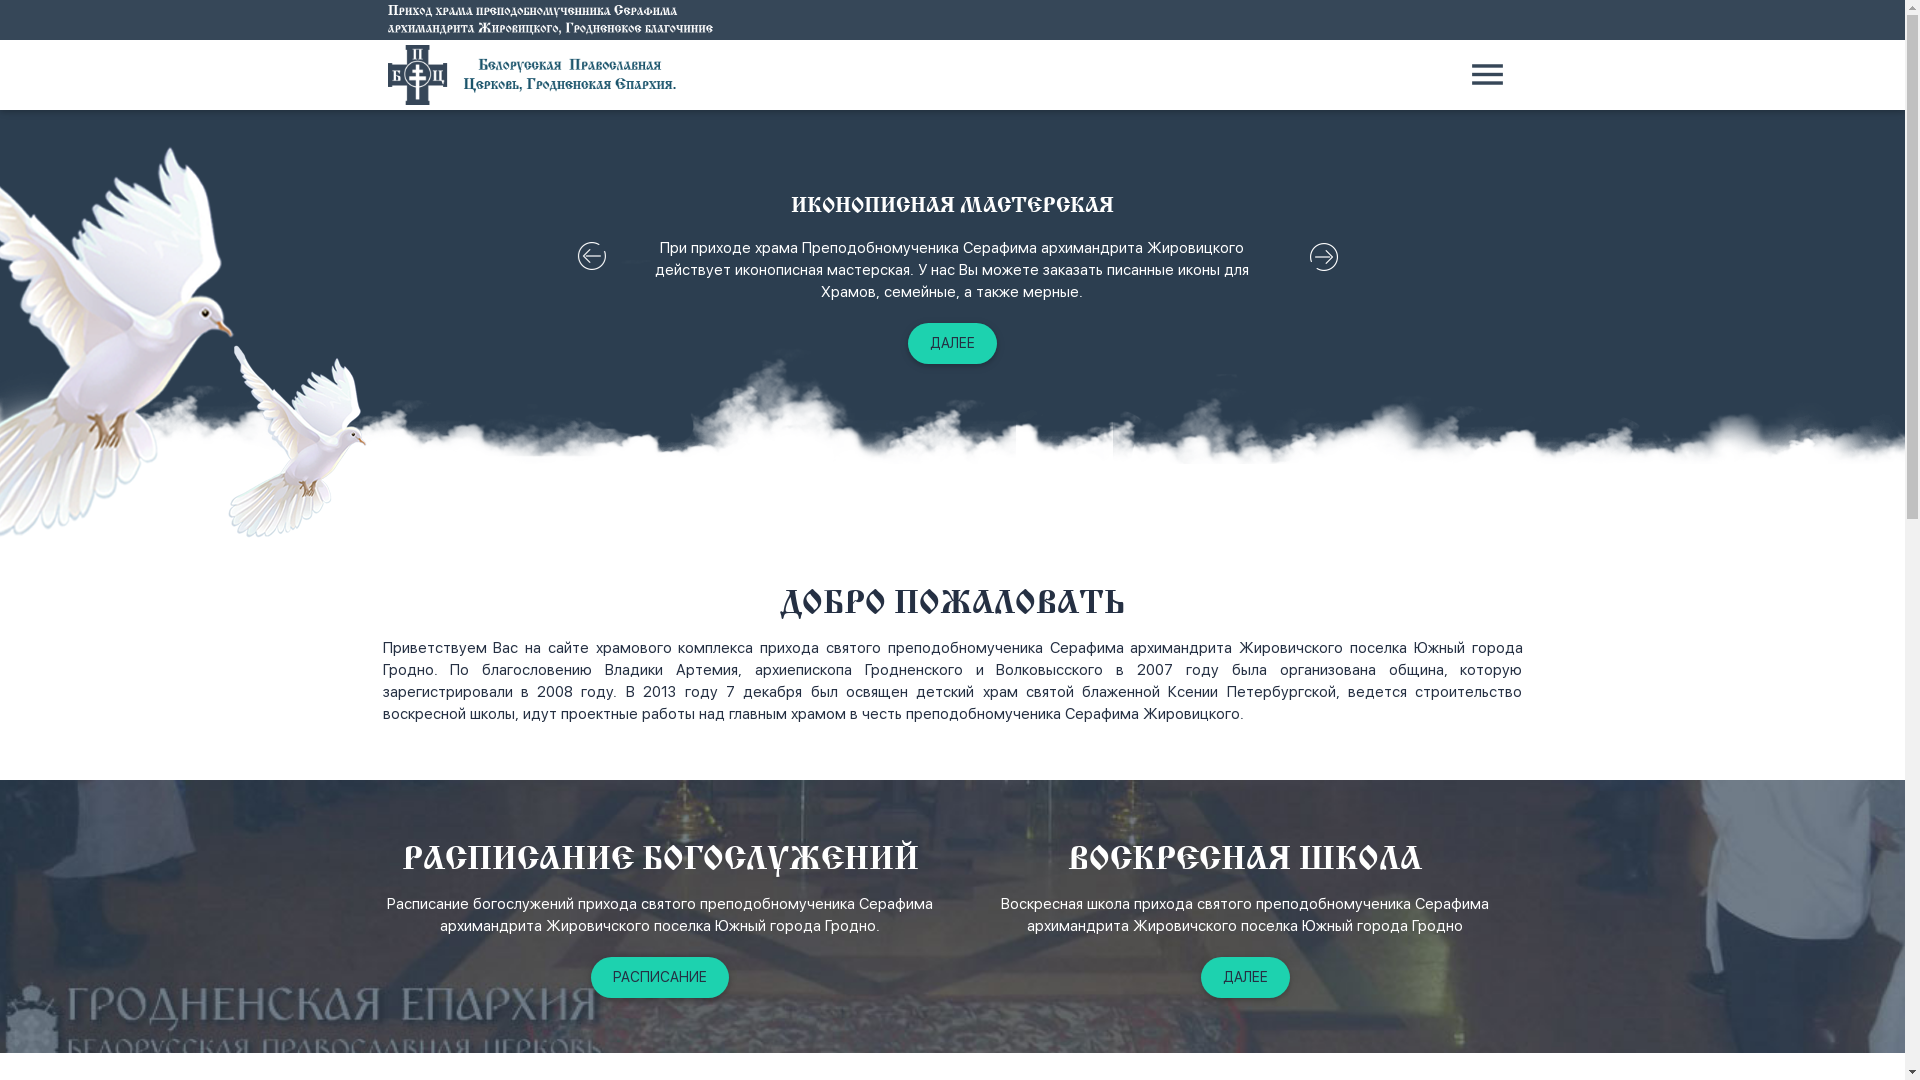 This screenshot has height=1080, width=1920. What do you see at coordinates (1487, 73) in the screenshot?
I see `'menu'` at bounding box center [1487, 73].